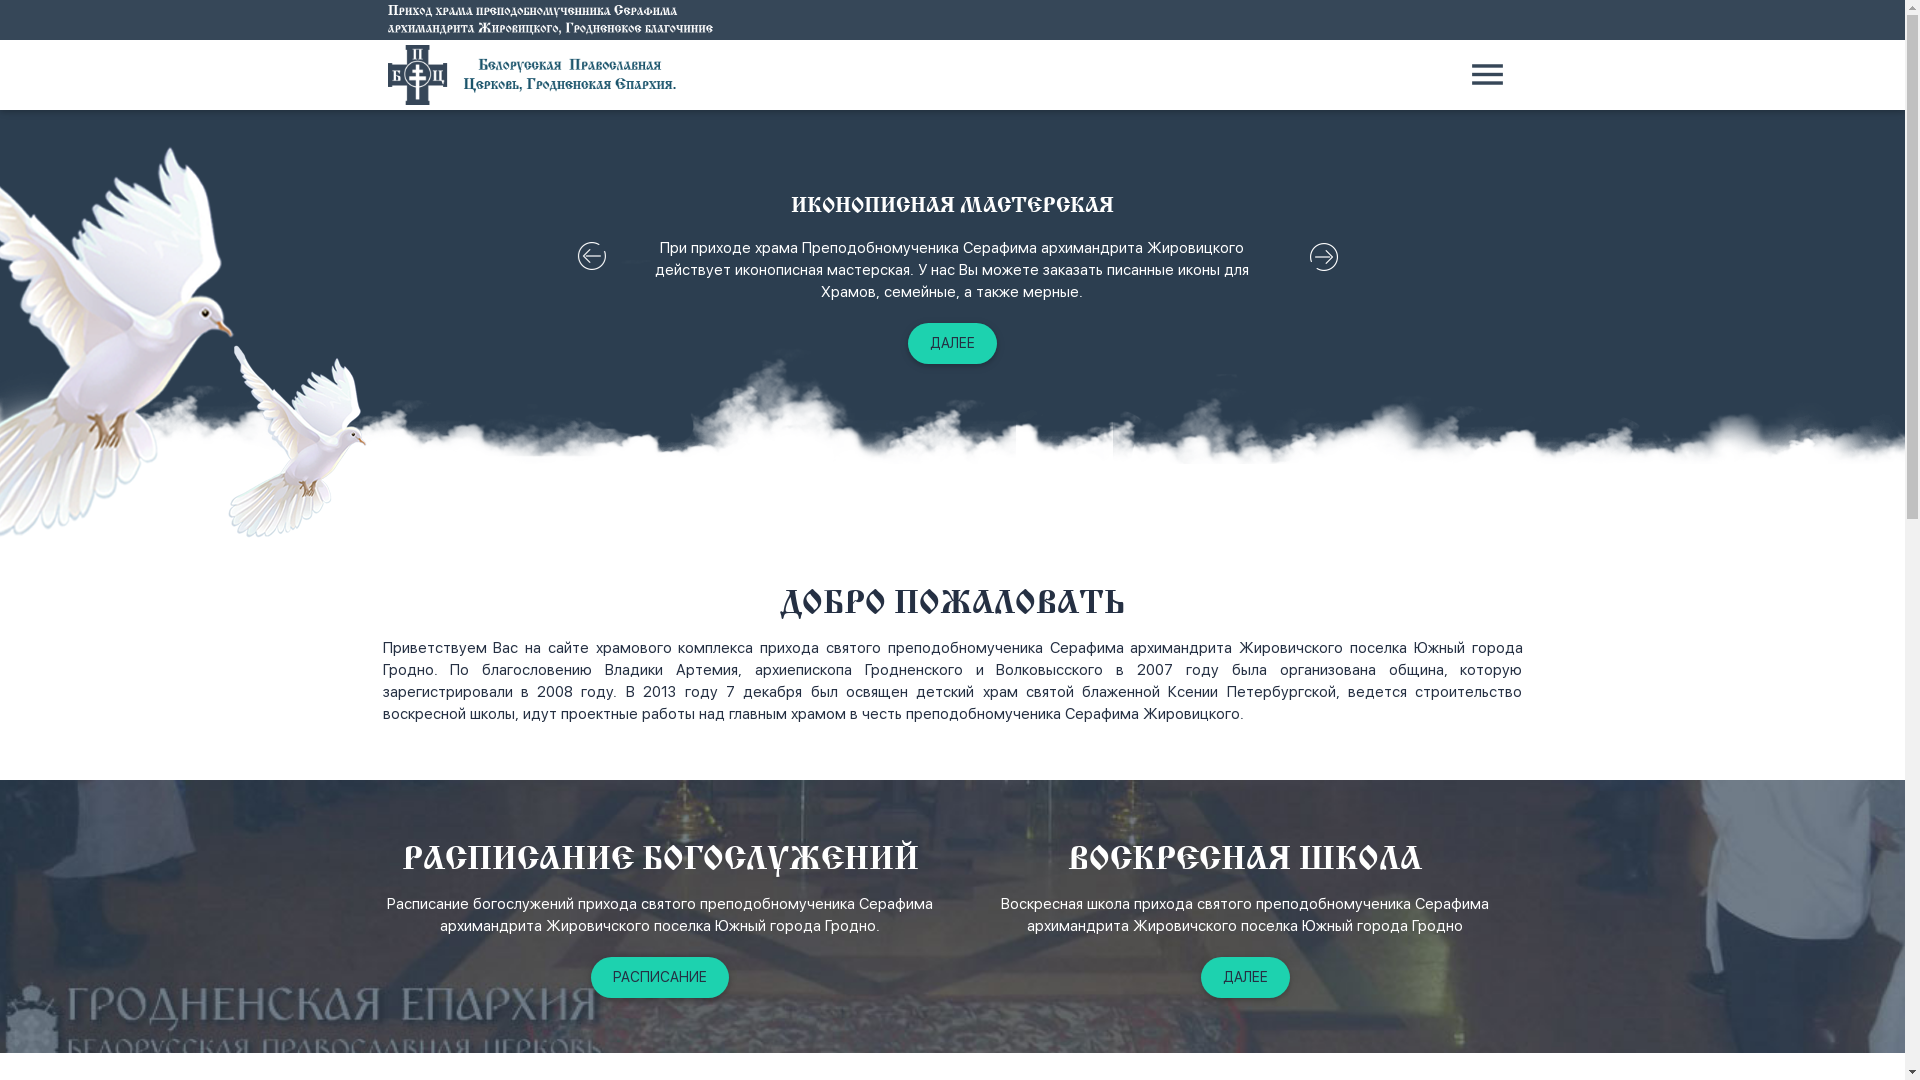 This screenshot has height=1080, width=1920. What do you see at coordinates (1487, 73) in the screenshot?
I see `'menu'` at bounding box center [1487, 73].